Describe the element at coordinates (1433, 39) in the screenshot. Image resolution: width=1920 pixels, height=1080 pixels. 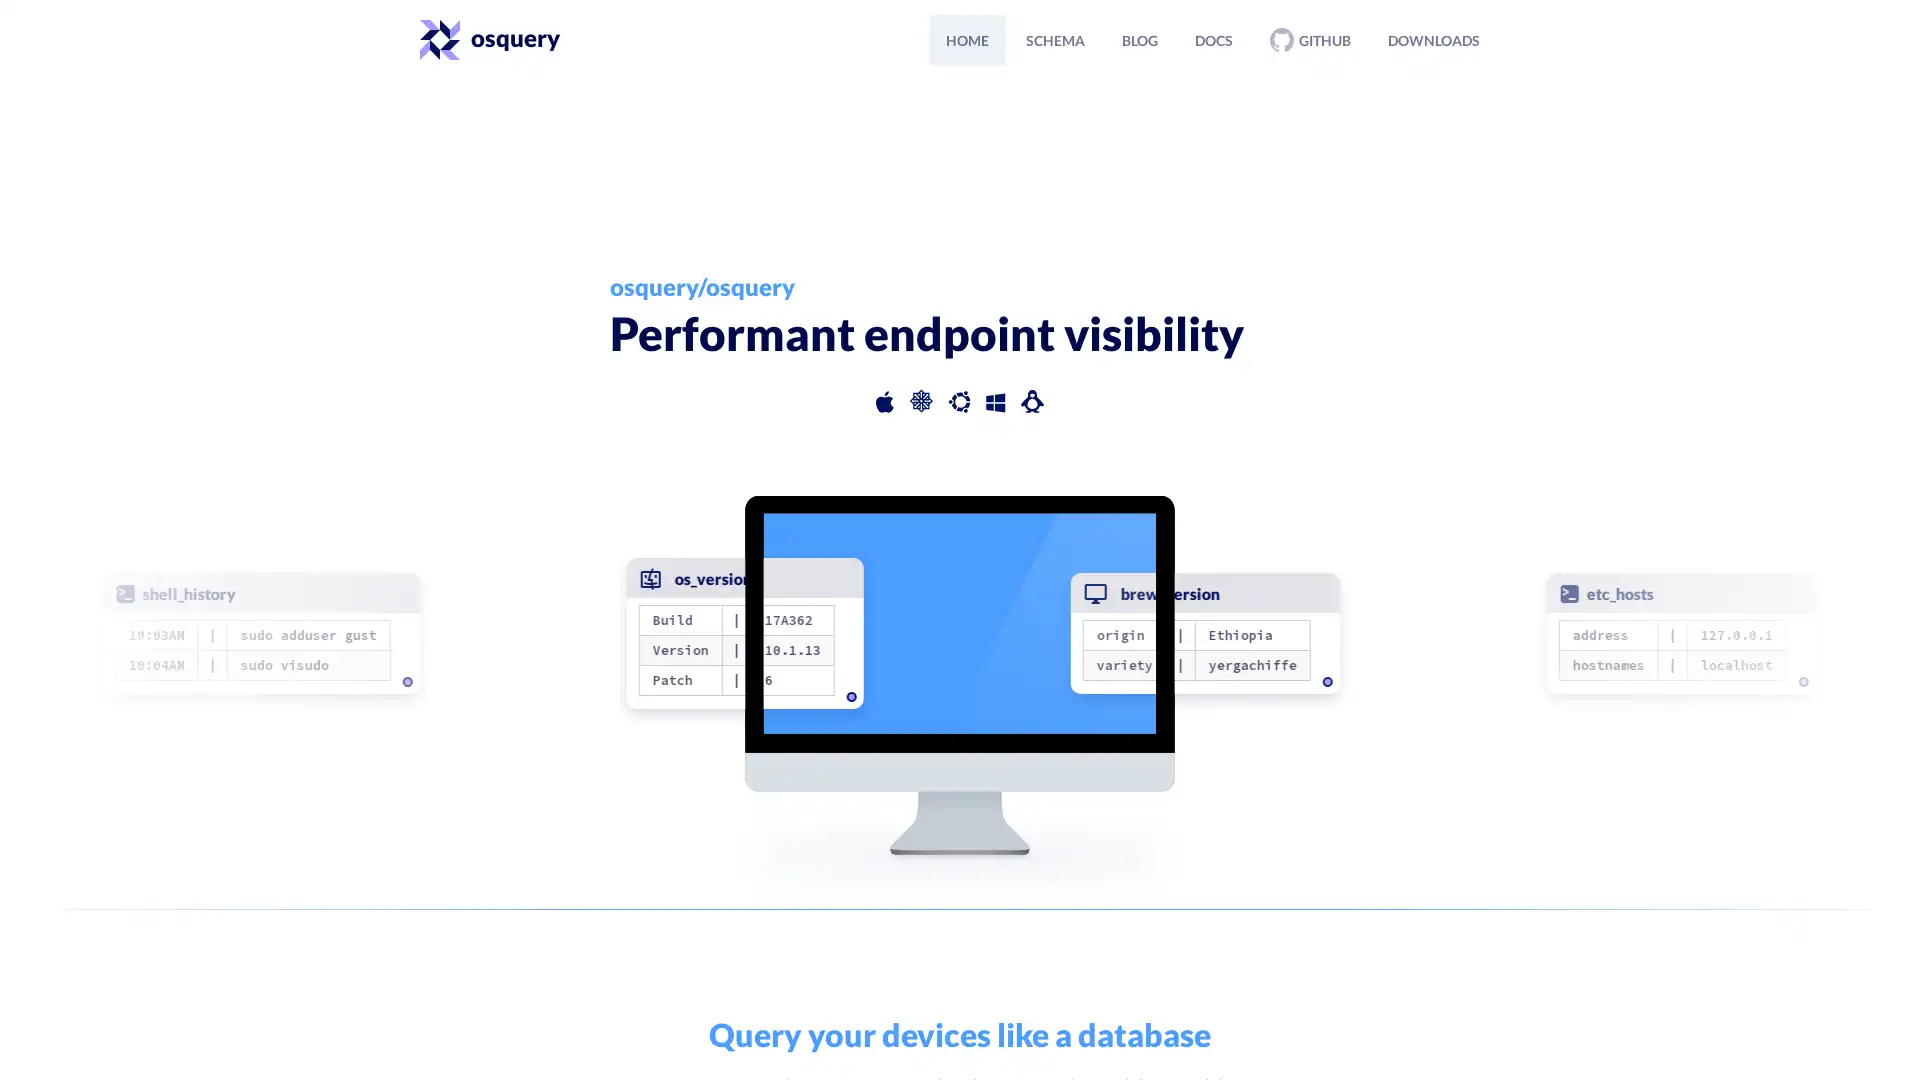
I see `DOWNLOADS` at that location.